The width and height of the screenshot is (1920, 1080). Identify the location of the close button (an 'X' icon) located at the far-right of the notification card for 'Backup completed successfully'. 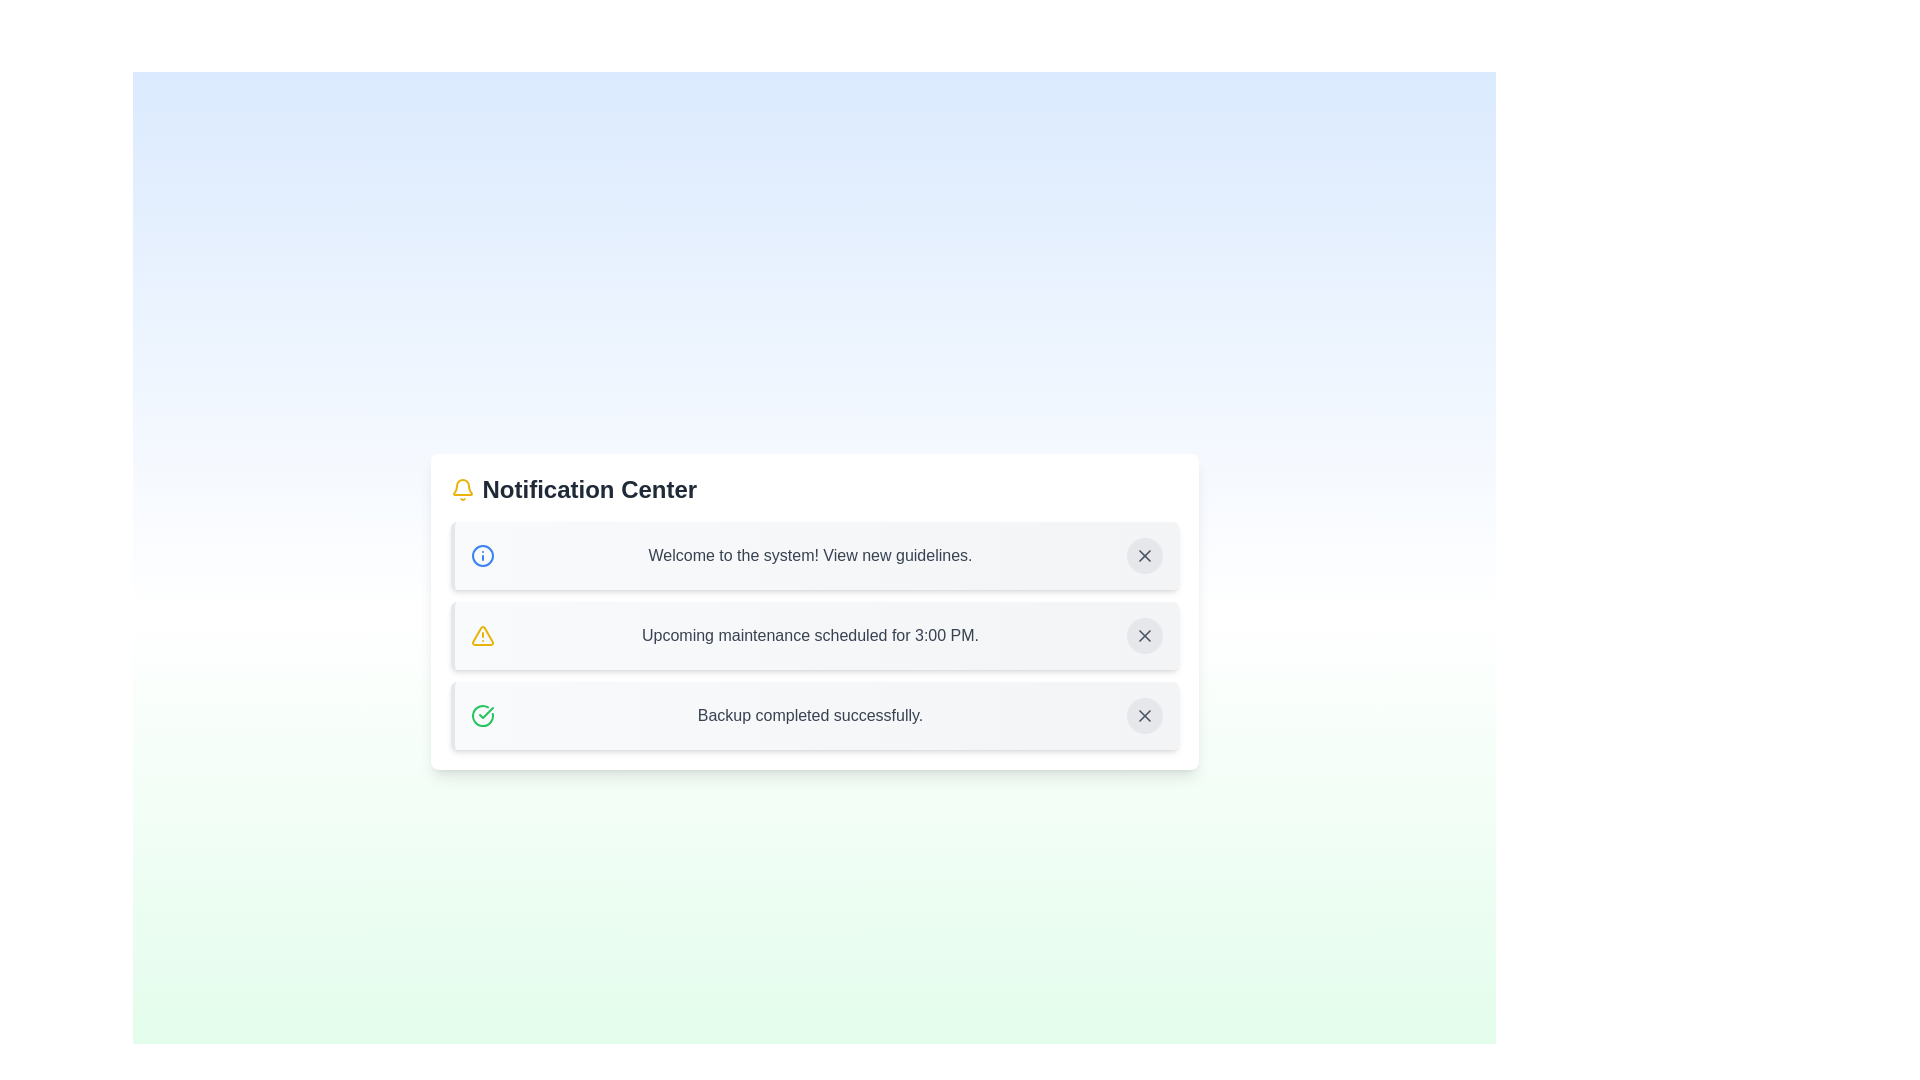
(1144, 715).